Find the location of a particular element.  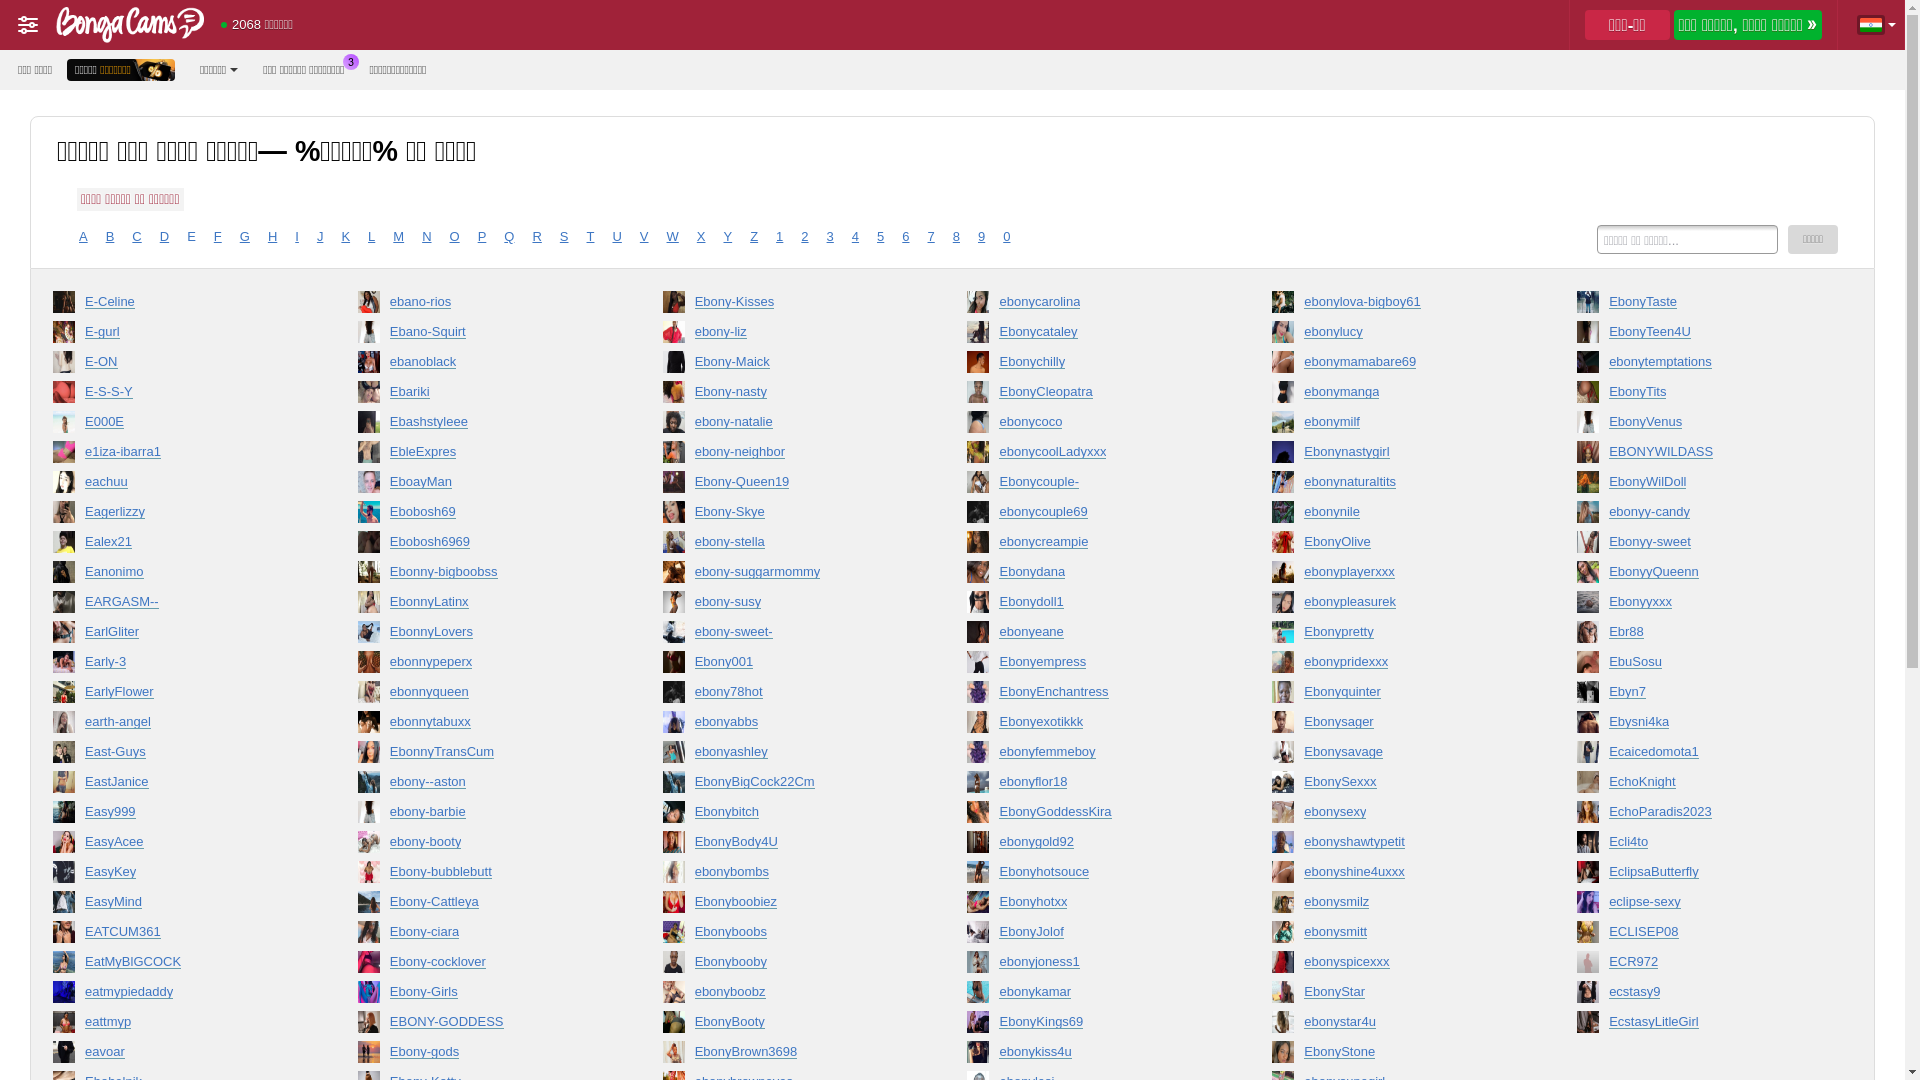

'EastJanice' is located at coordinates (177, 785).